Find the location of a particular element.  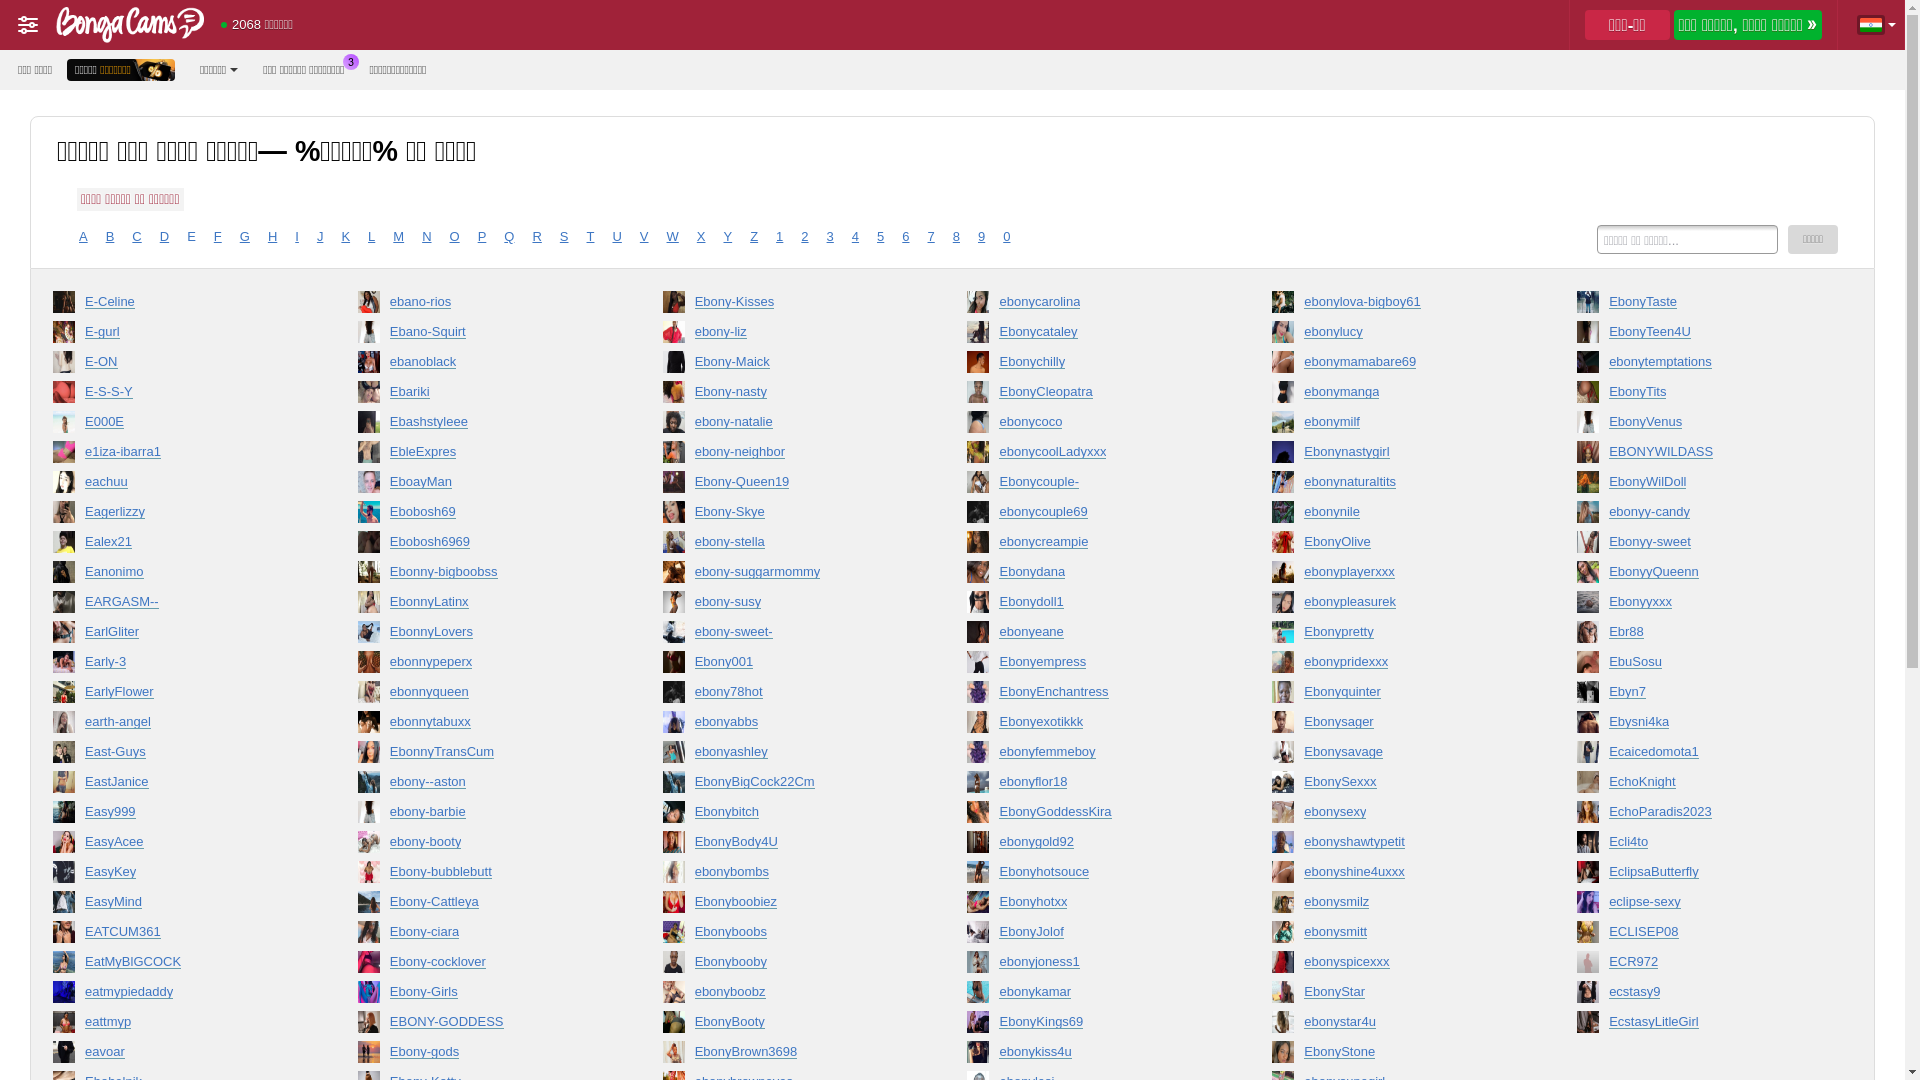

'EastJanice' is located at coordinates (177, 785).